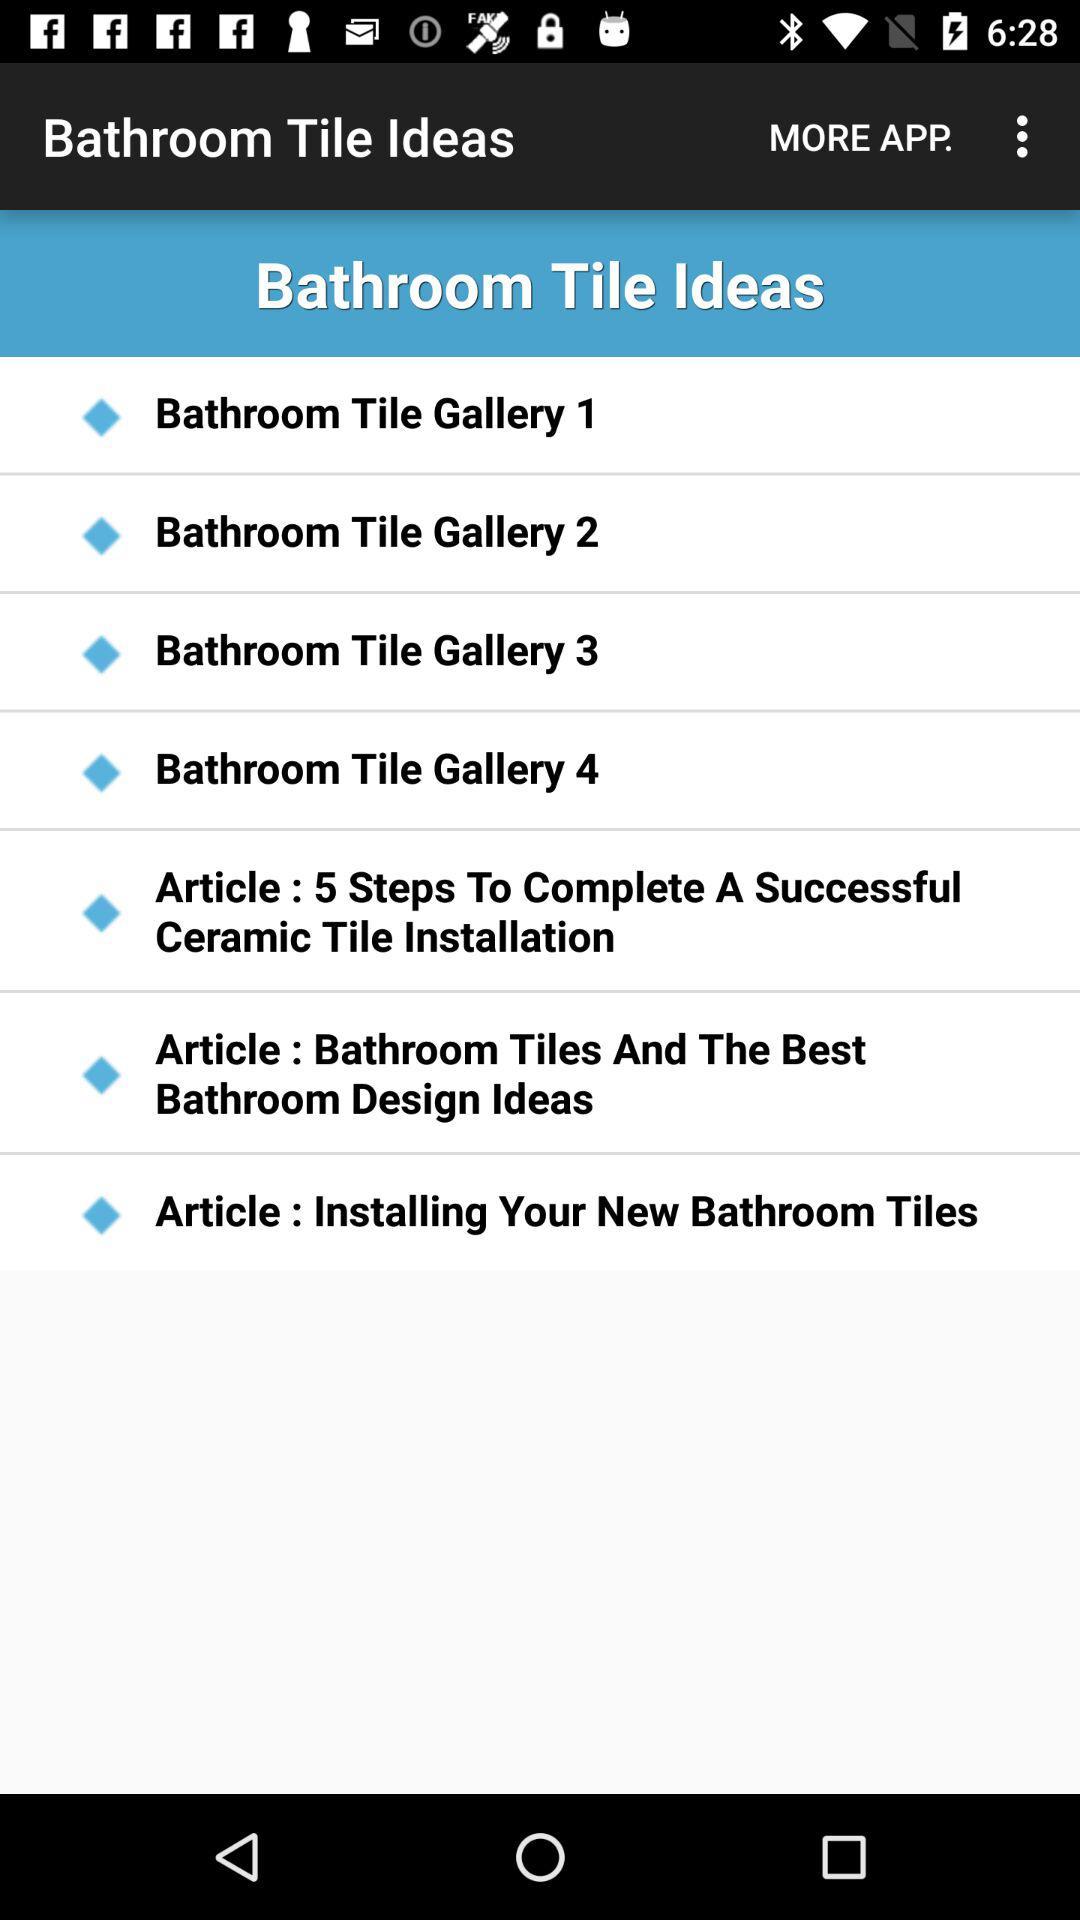 Image resolution: width=1080 pixels, height=1920 pixels. What do you see at coordinates (1027, 135) in the screenshot?
I see `icon to the right of more app. icon` at bounding box center [1027, 135].